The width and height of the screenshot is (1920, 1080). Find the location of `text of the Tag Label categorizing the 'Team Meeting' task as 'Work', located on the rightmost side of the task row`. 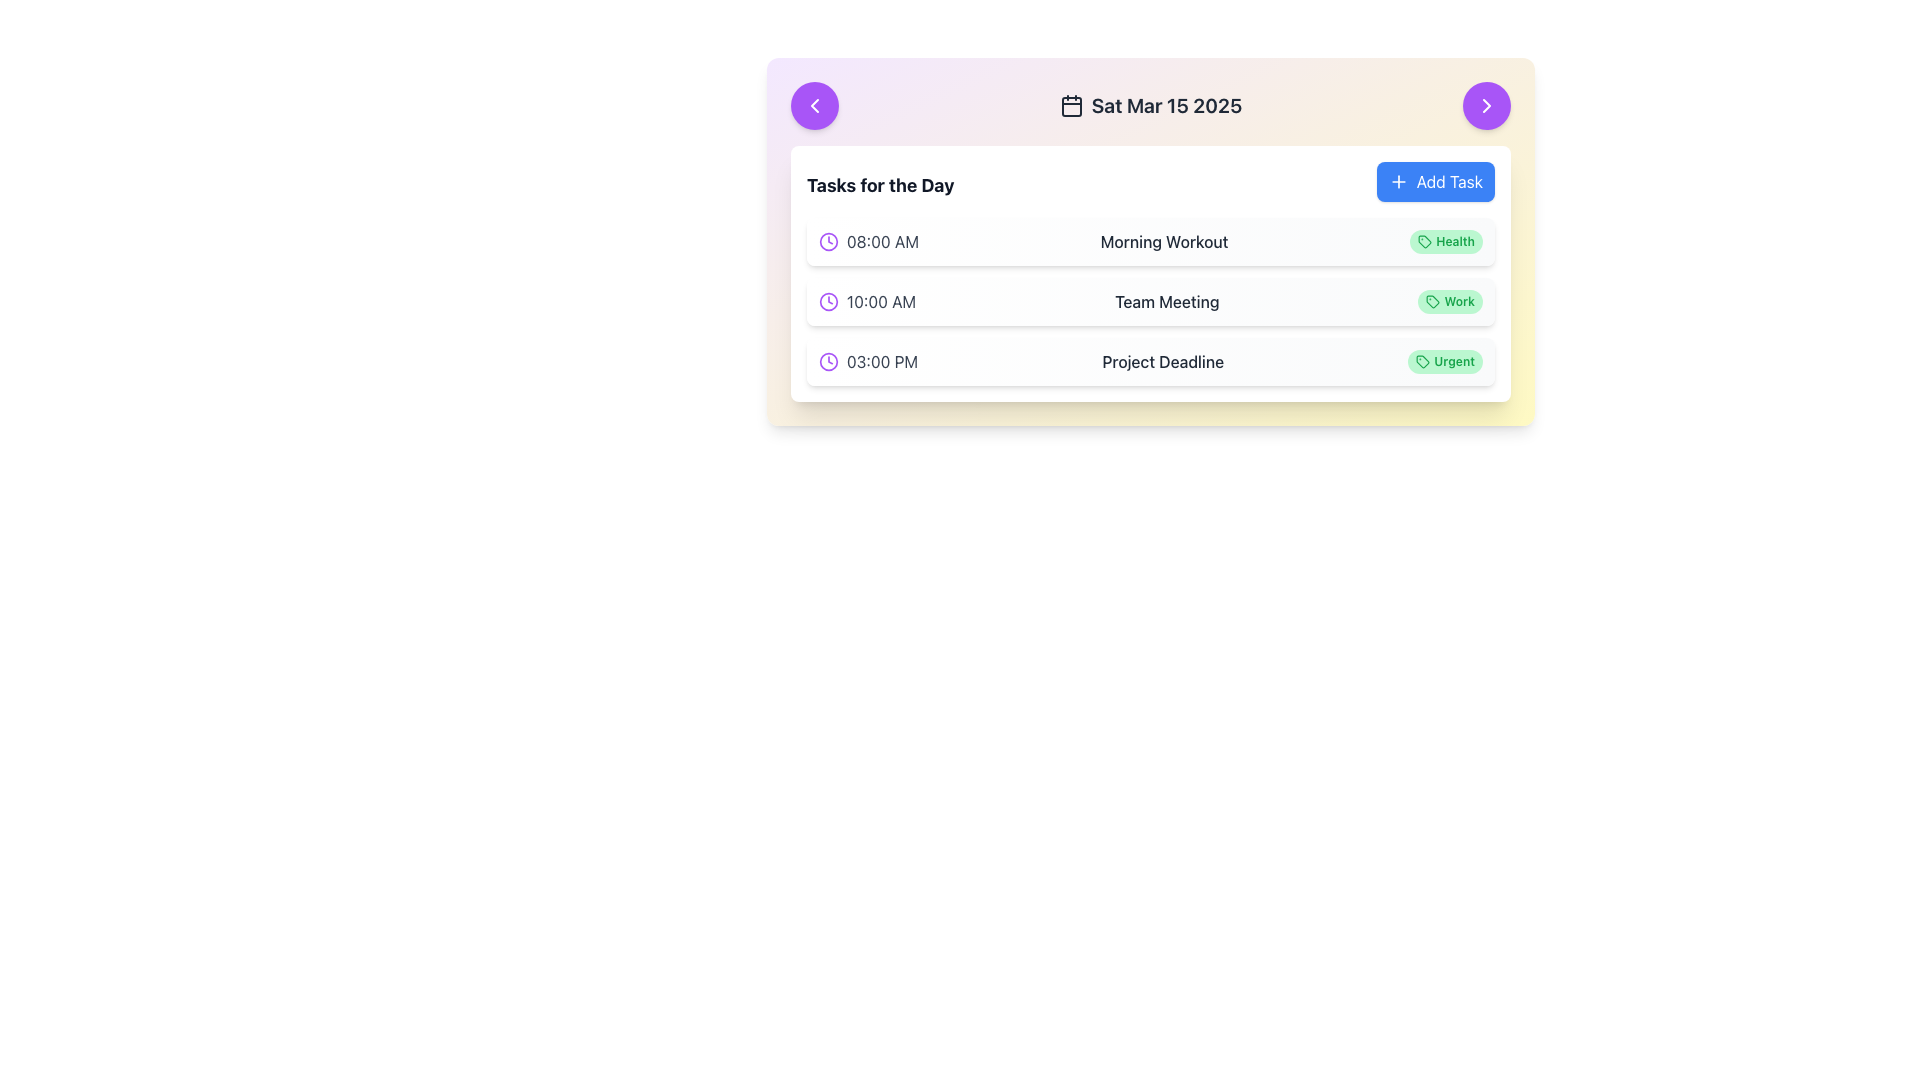

text of the Tag Label categorizing the 'Team Meeting' task as 'Work', located on the rightmost side of the task row is located at coordinates (1450, 301).